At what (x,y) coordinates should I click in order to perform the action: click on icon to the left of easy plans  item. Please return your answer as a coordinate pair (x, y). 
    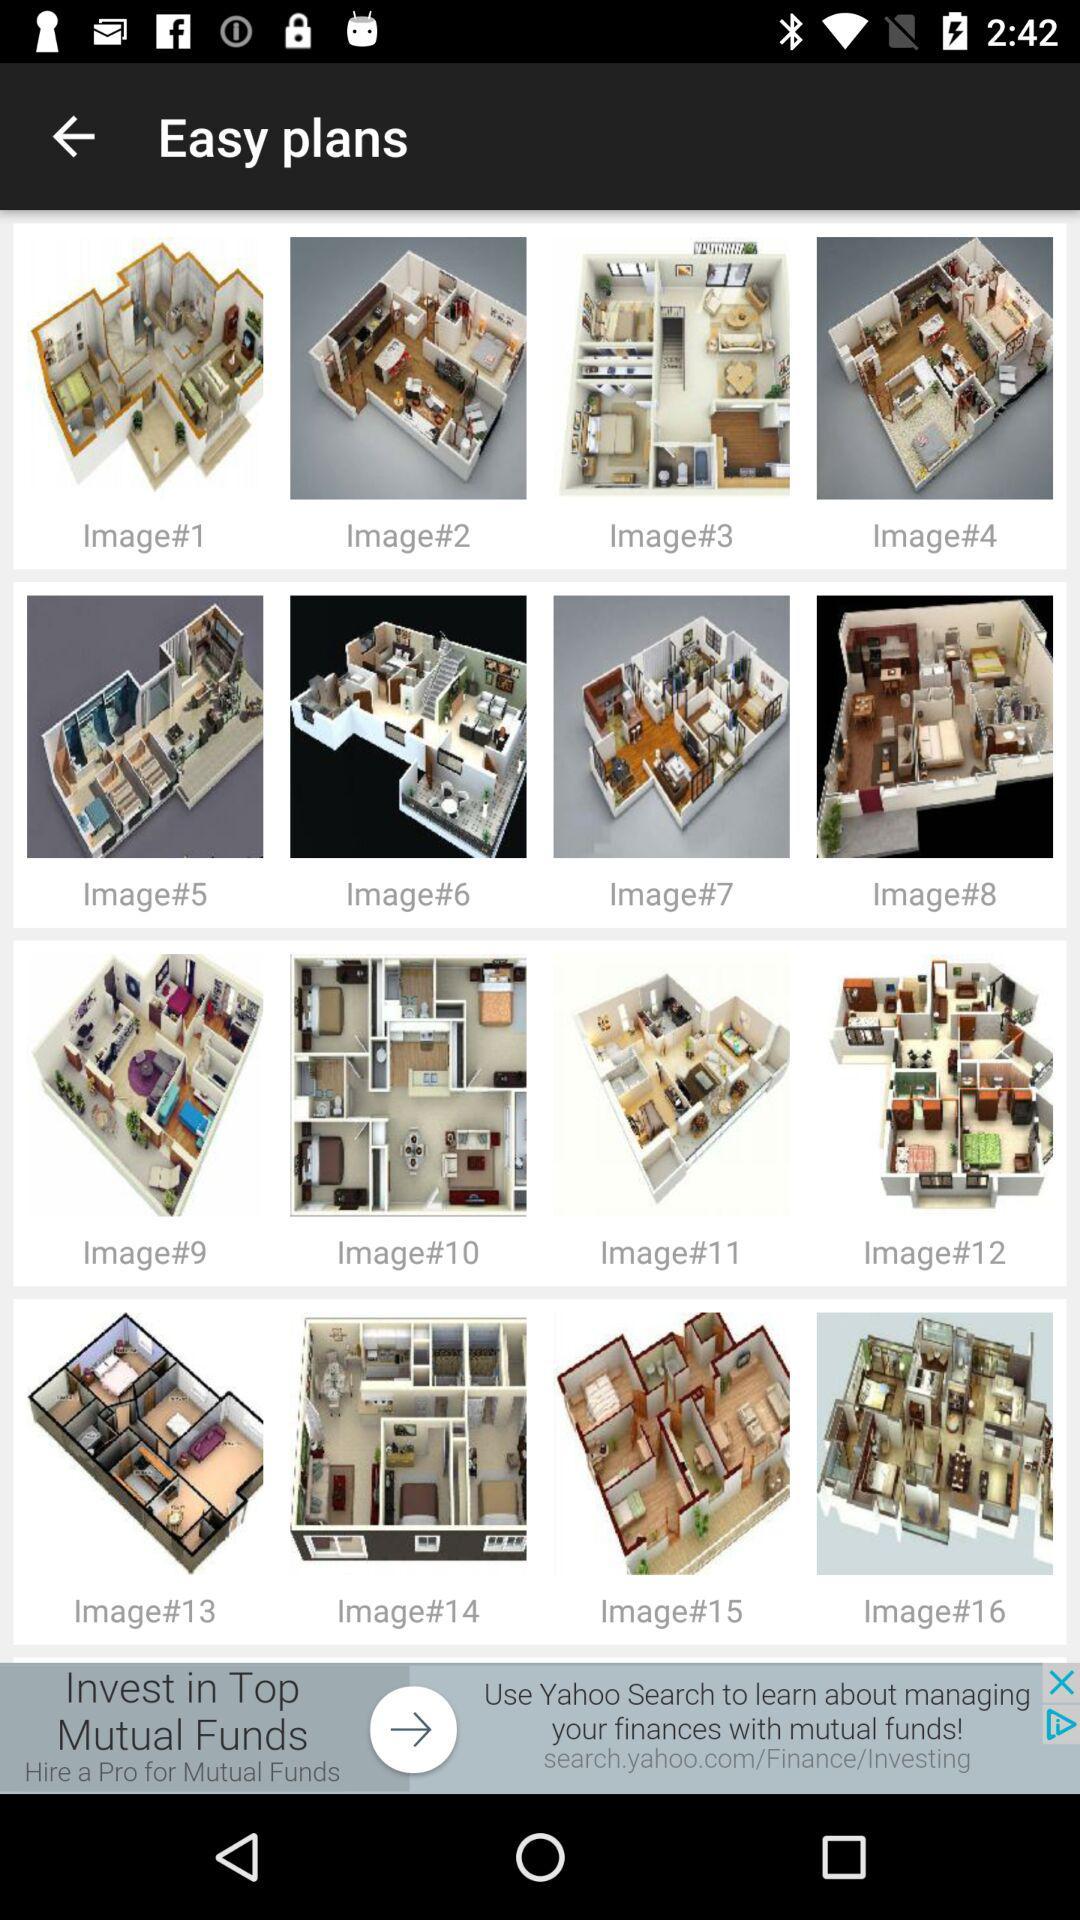
    Looking at the image, I should click on (72, 135).